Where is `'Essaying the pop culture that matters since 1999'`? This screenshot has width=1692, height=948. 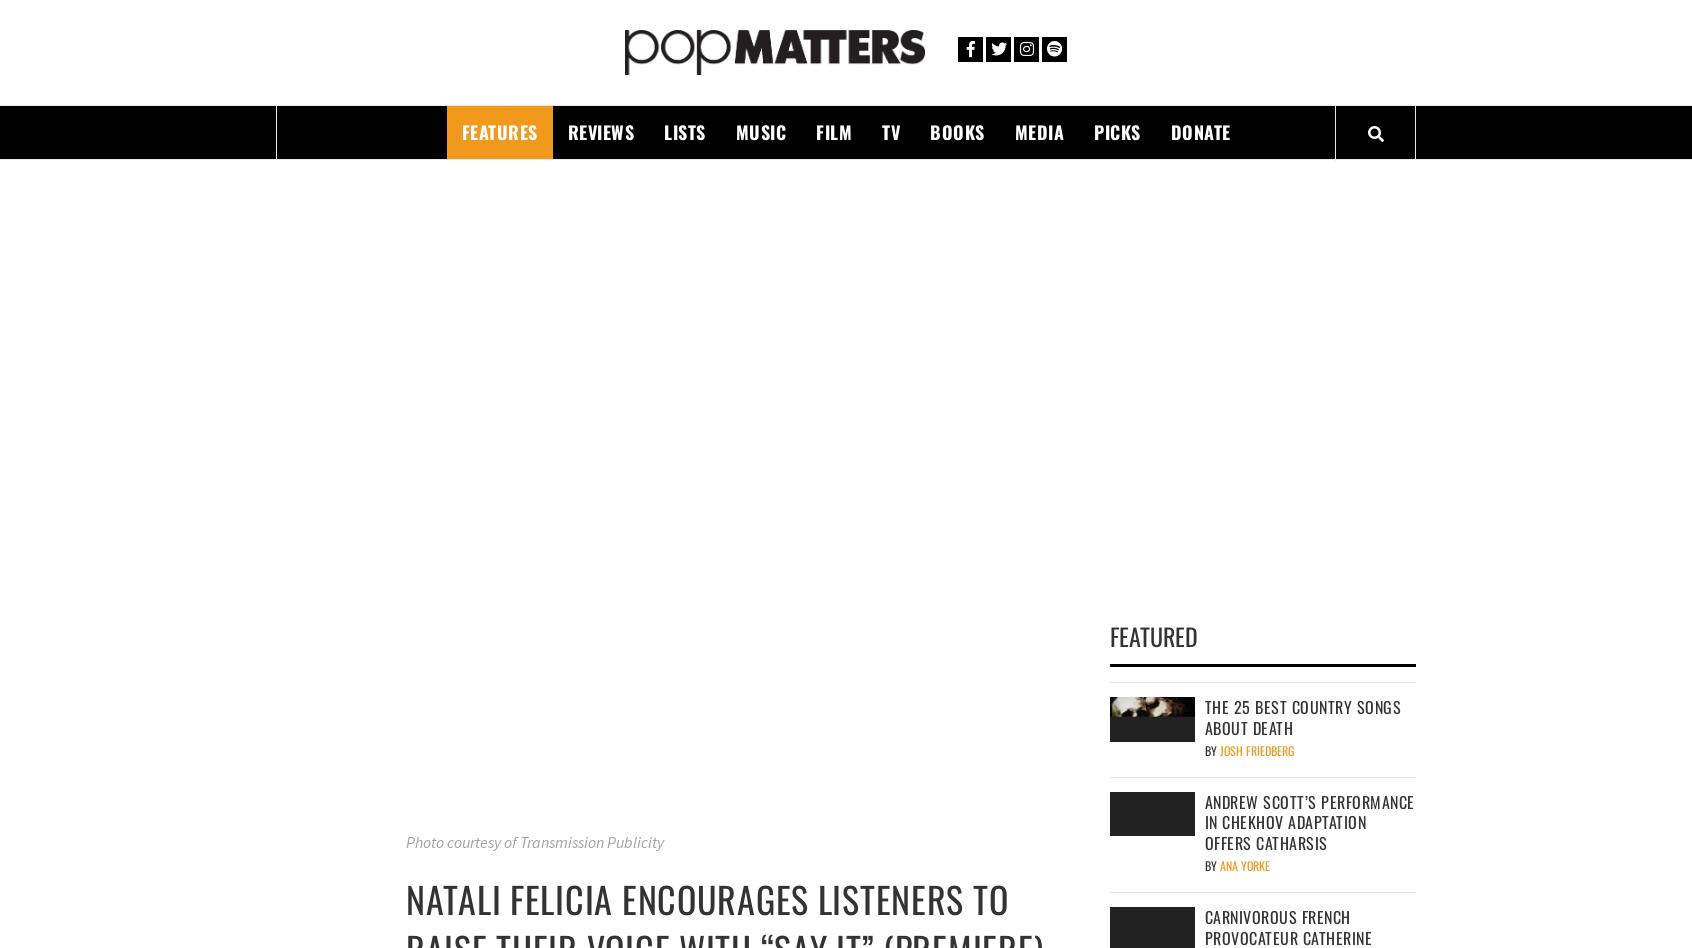
'Essaying the pop culture that matters since 1999' is located at coordinates (497, 94).